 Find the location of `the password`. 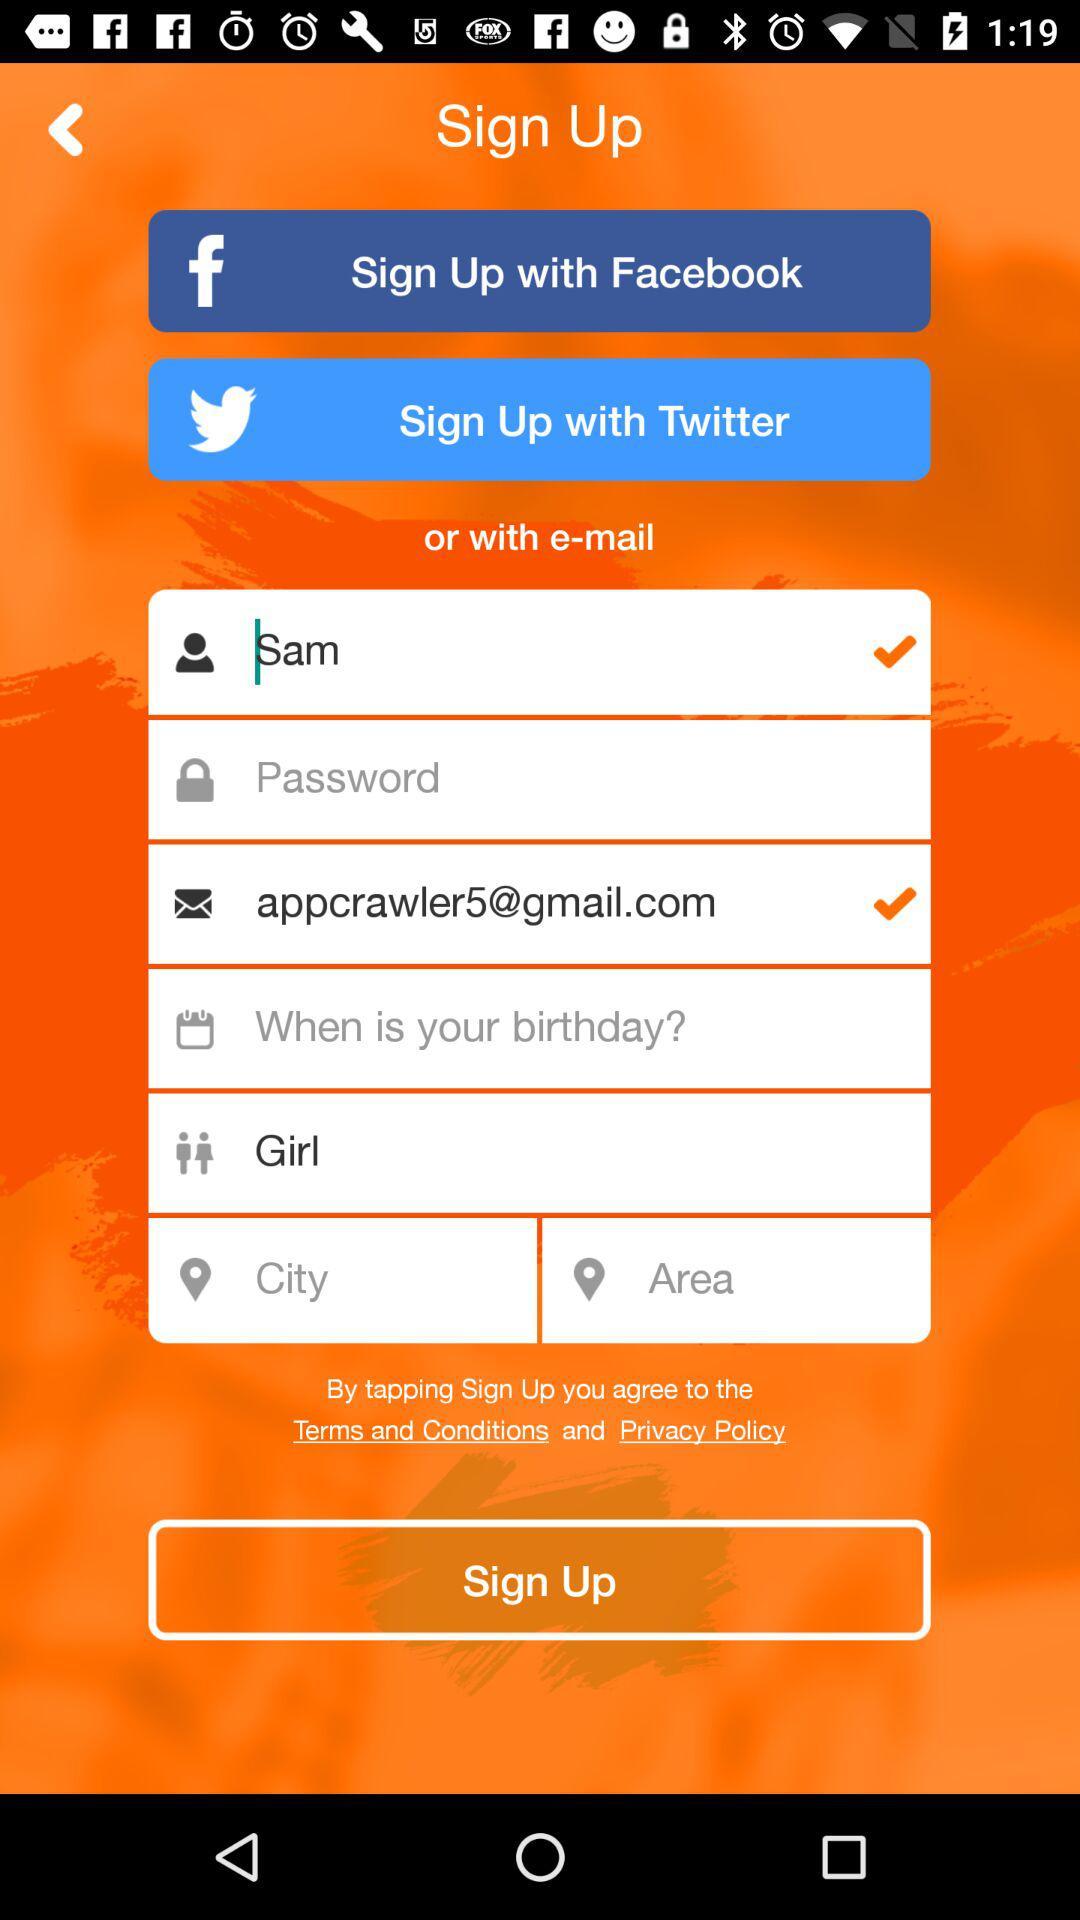

the password is located at coordinates (550, 778).